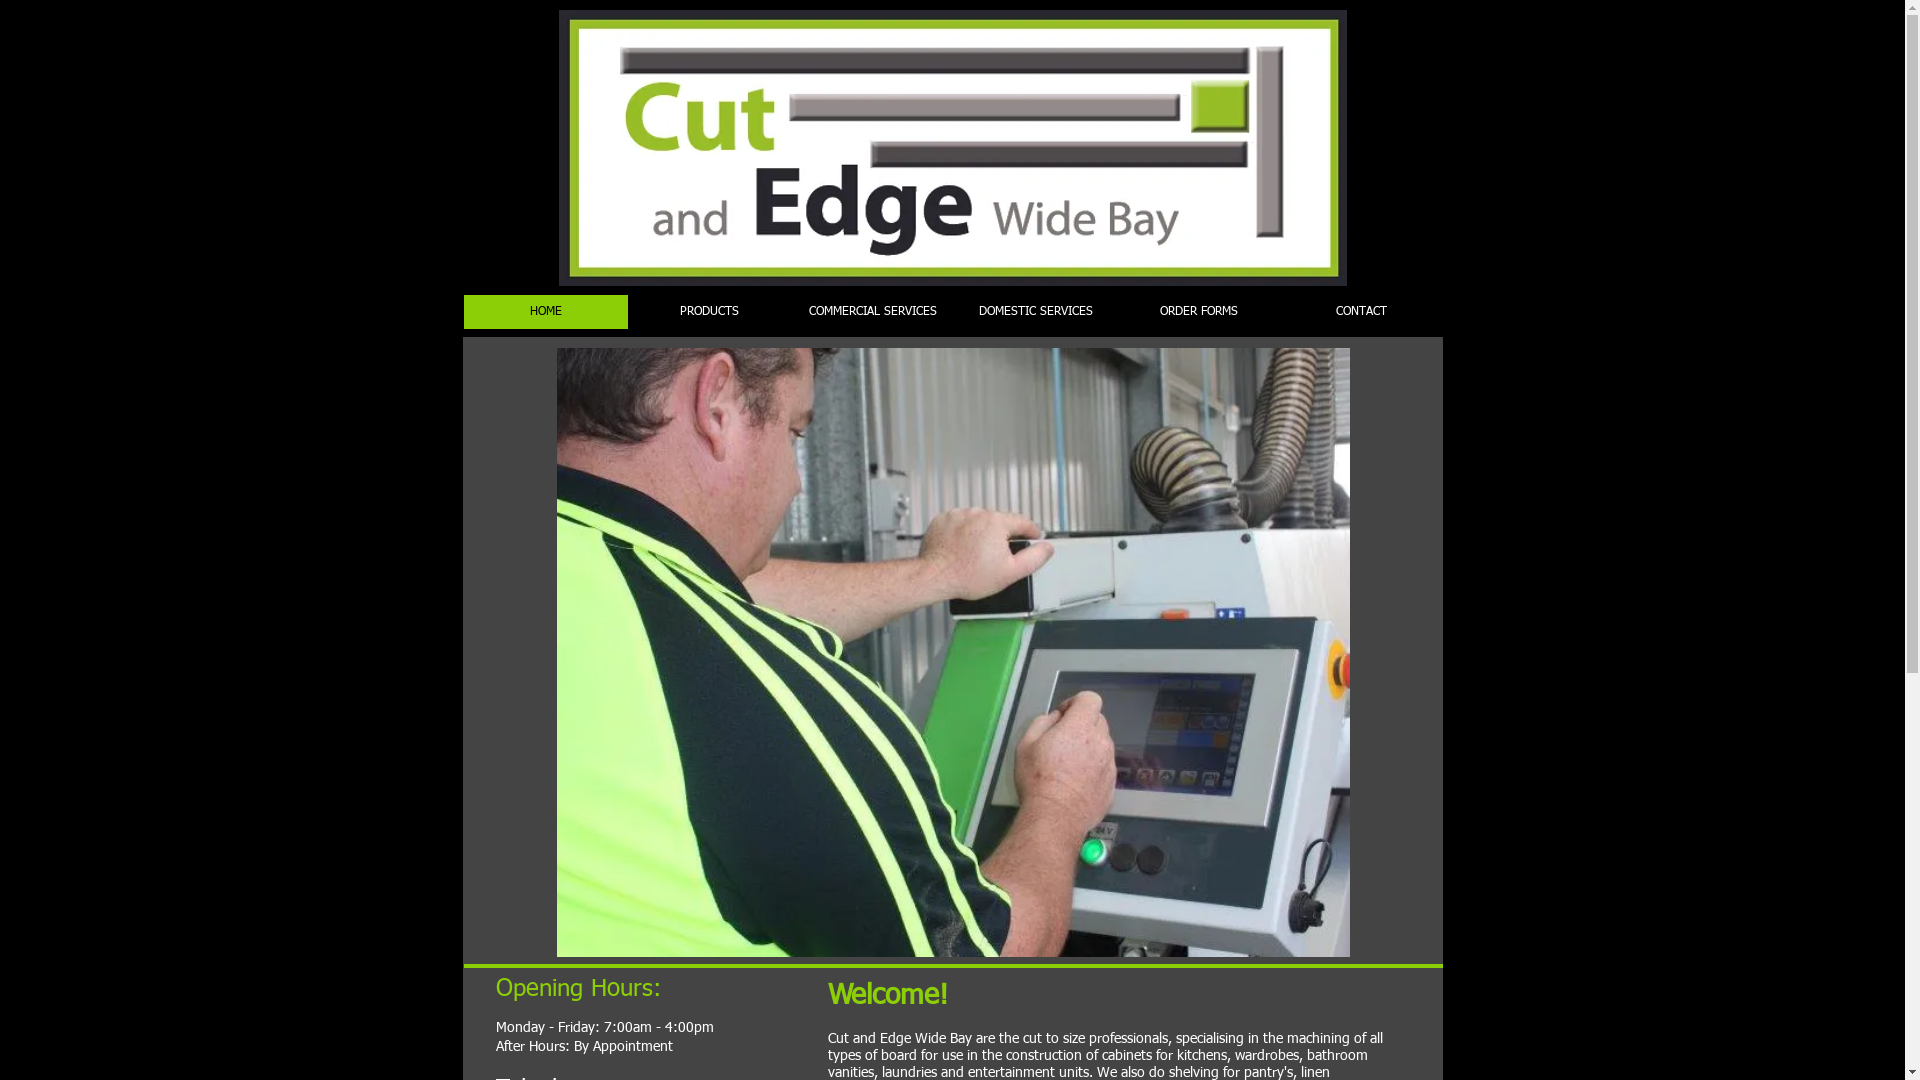 The height and width of the screenshot is (1080, 1920). What do you see at coordinates (1115, 312) in the screenshot?
I see `'ORDER FORMS'` at bounding box center [1115, 312].